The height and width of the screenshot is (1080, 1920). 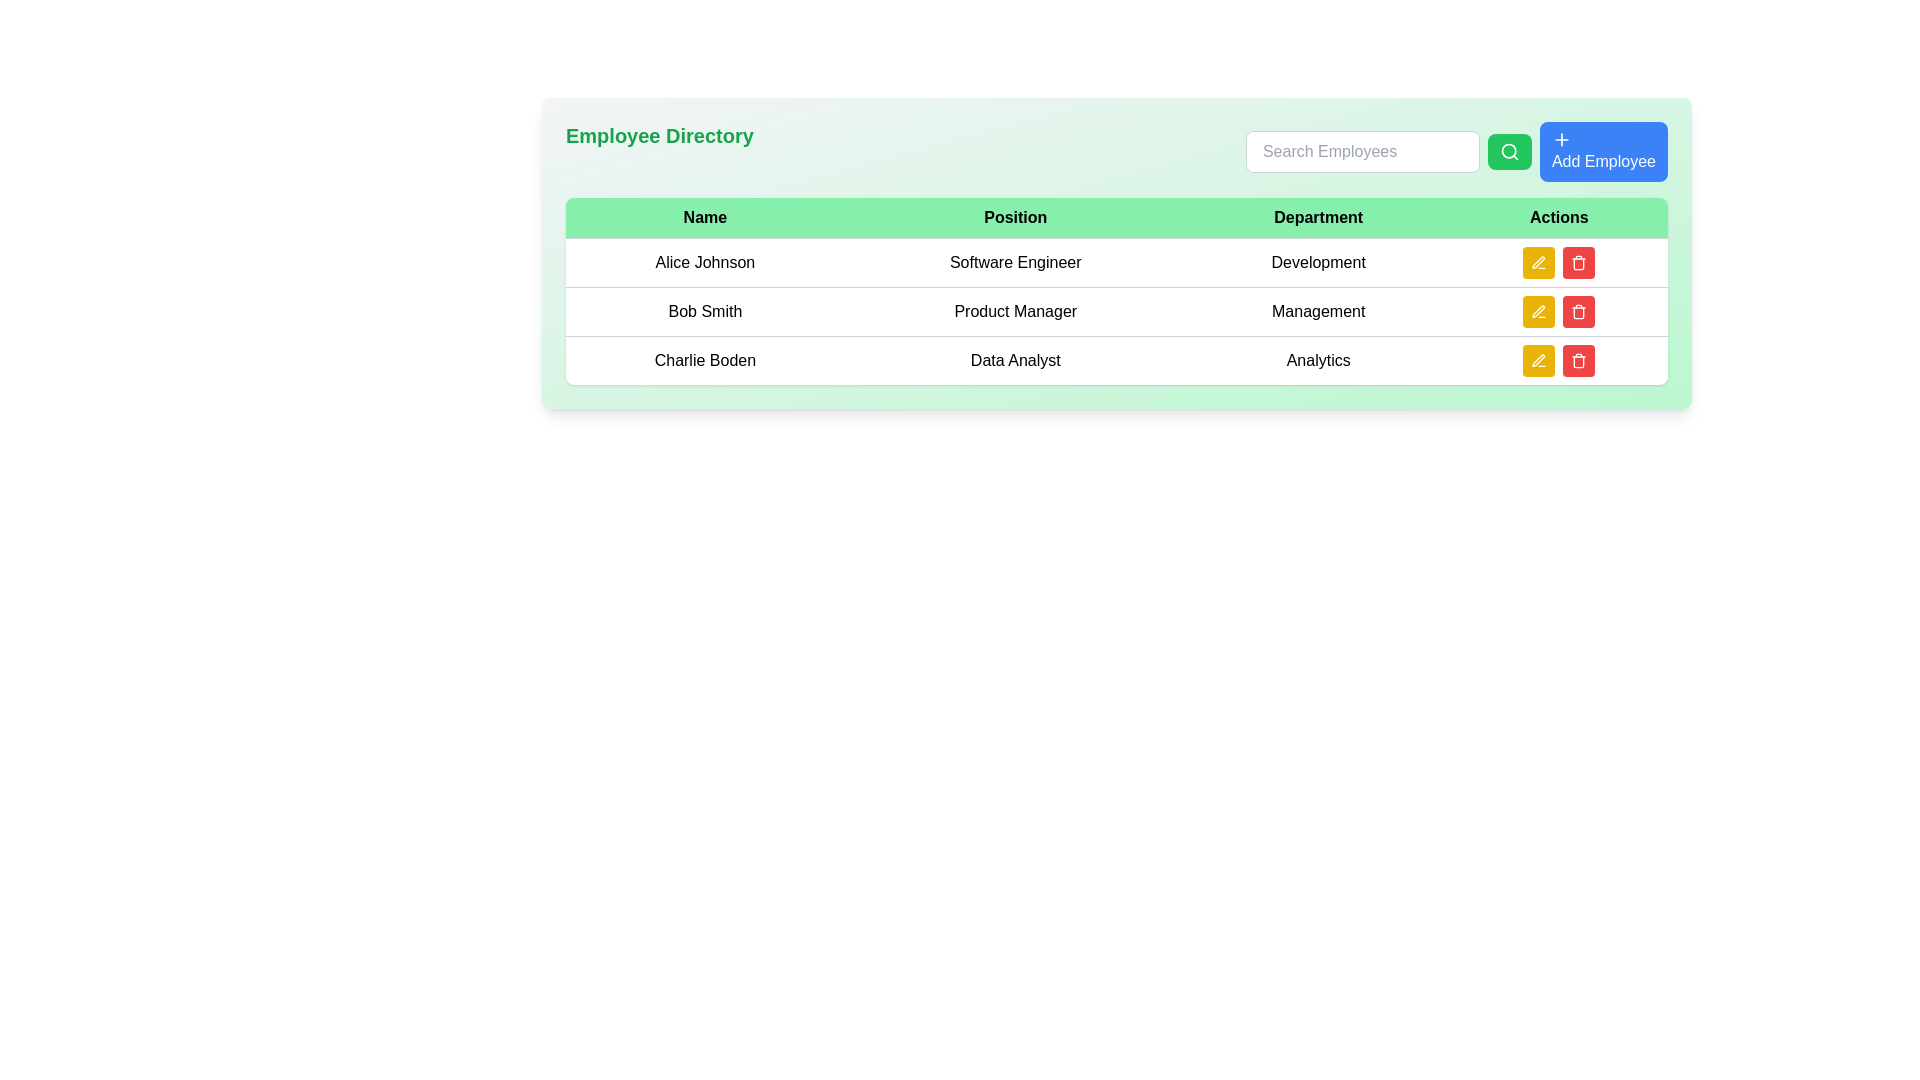 What do you see at coordinates (1538, 361) in the screenshot?
I see `the 'Edit' icon within the yellow button in the 'Actions' column of the last row, corresponding to 'Charlie Boden's' entry` at bounding box center [1538, 361].